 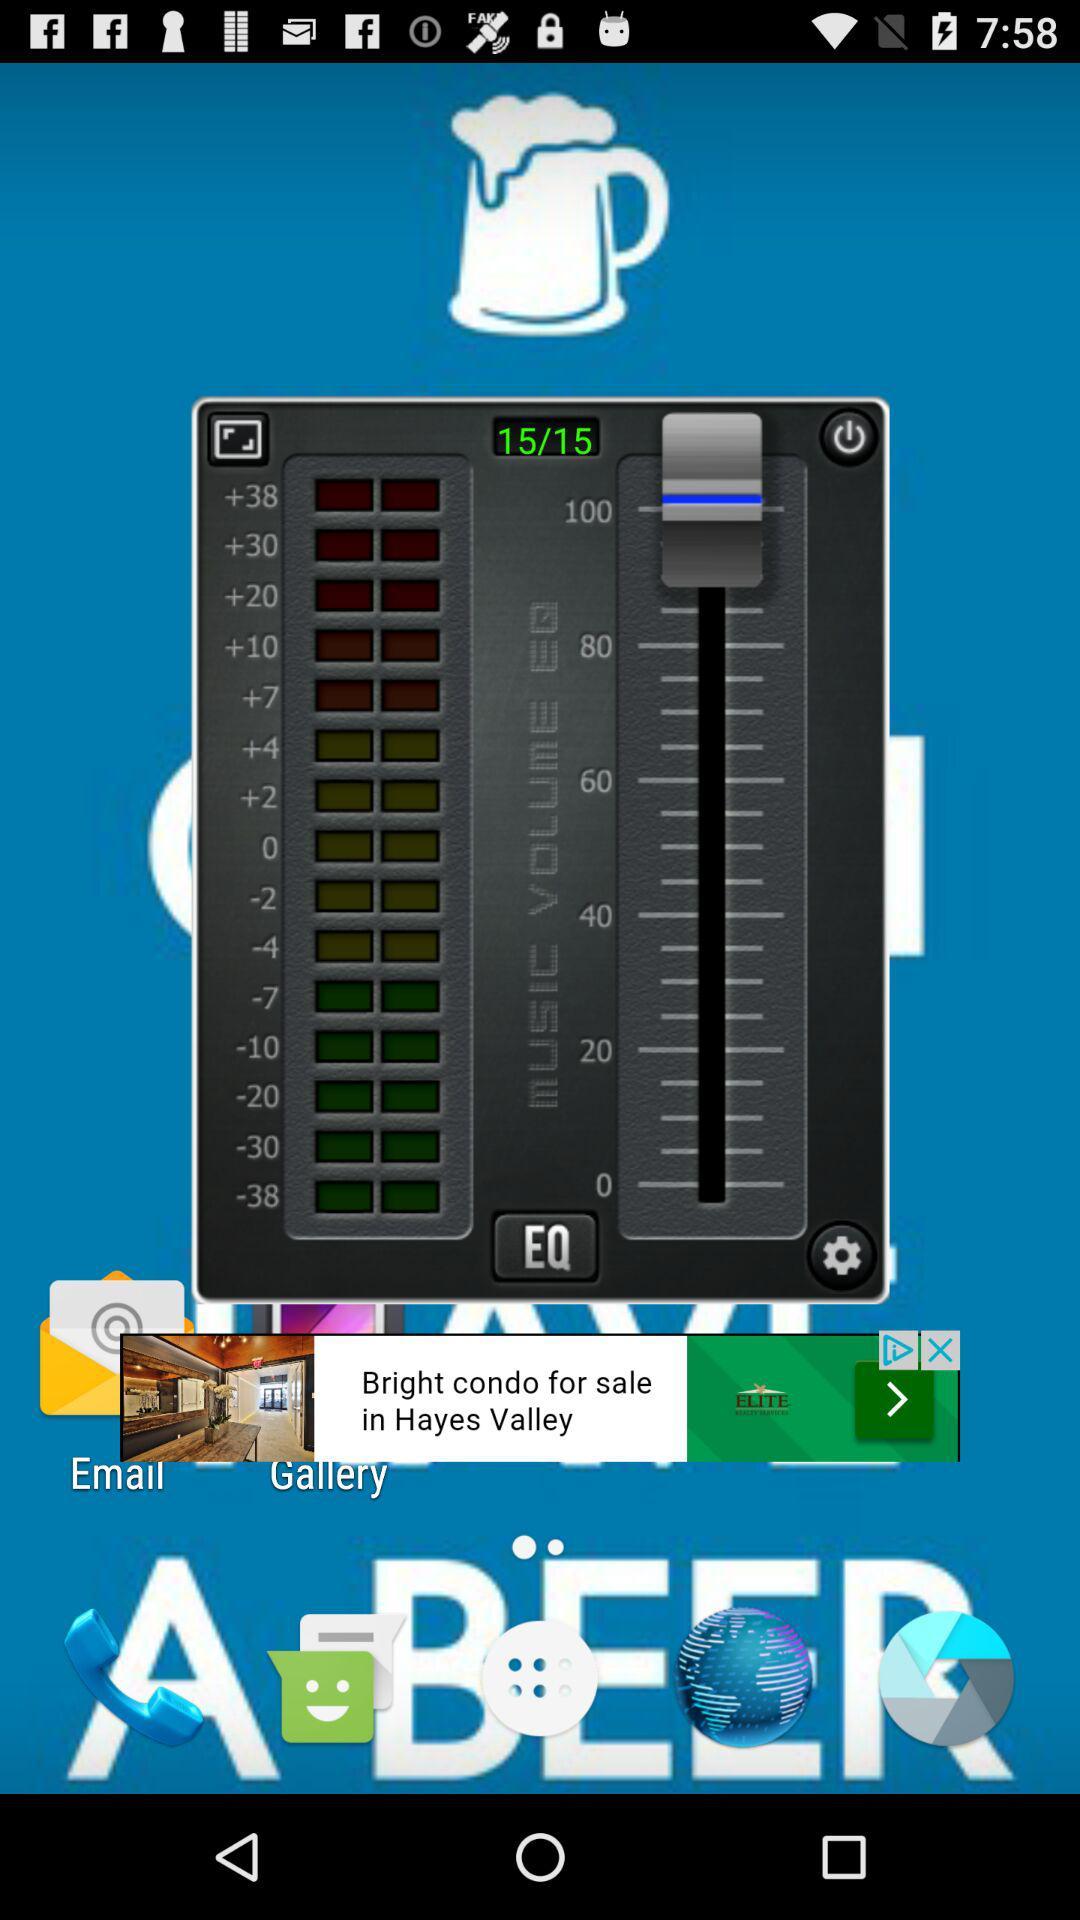 What do you see at coordinates (236, 437) in the screenshot?
I see `zoom button` at bounding box center [236, 437].